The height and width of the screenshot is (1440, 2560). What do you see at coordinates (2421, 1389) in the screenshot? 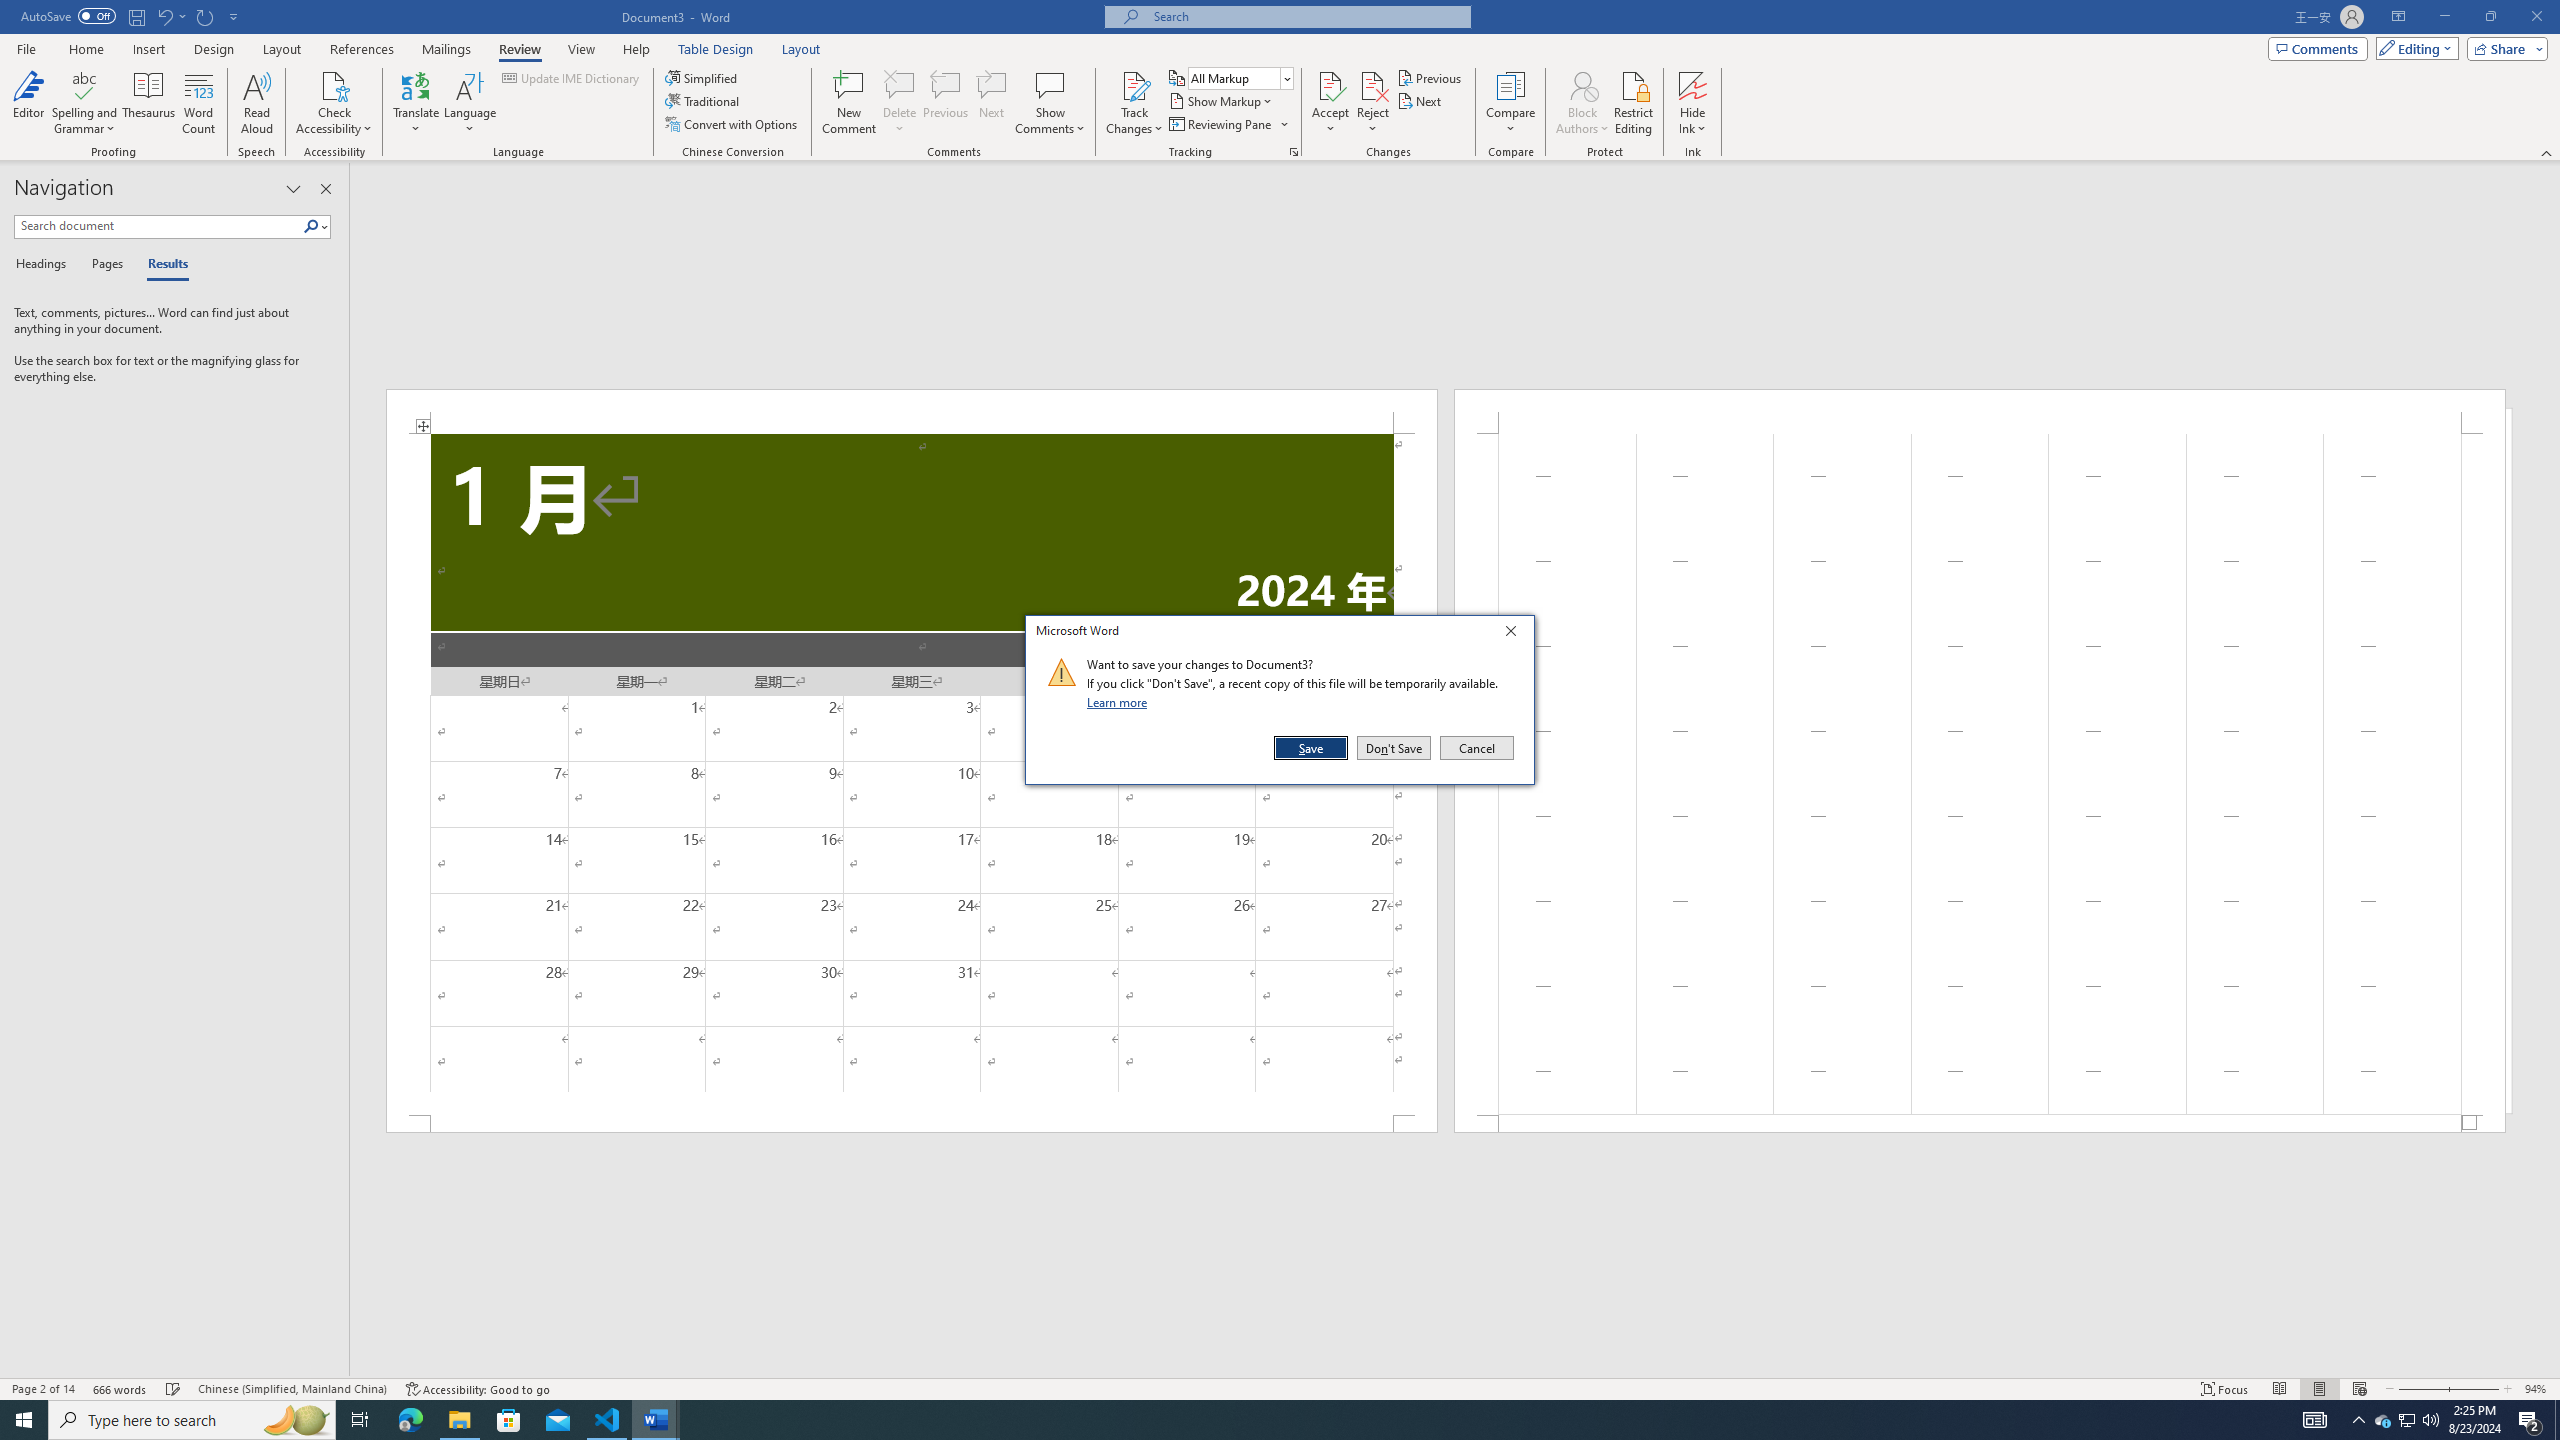
I see `'Zoom Out'` at bounding box center [2421, 1389].